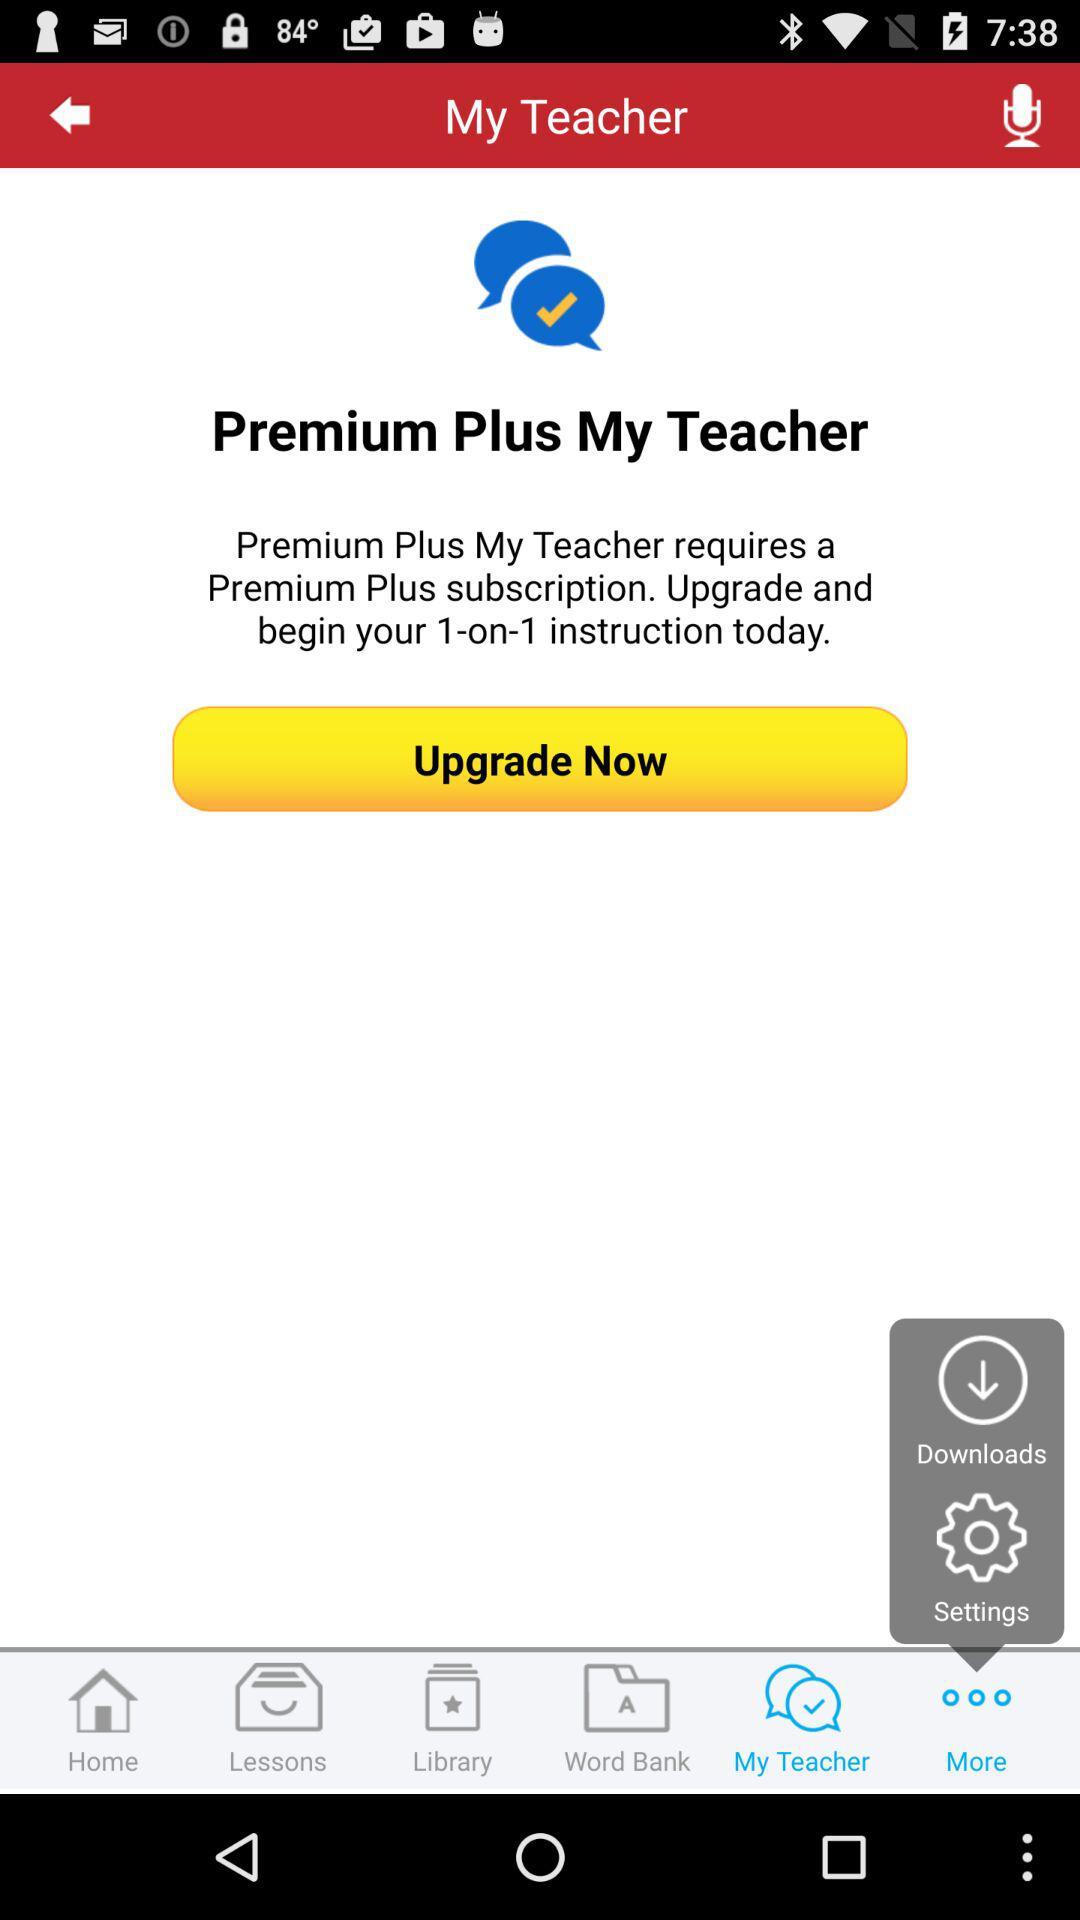  What do you see at coordinates (1022, 114) in the screenshot?
I see `item next to the my teacher` at bounding box center [1022, 114].